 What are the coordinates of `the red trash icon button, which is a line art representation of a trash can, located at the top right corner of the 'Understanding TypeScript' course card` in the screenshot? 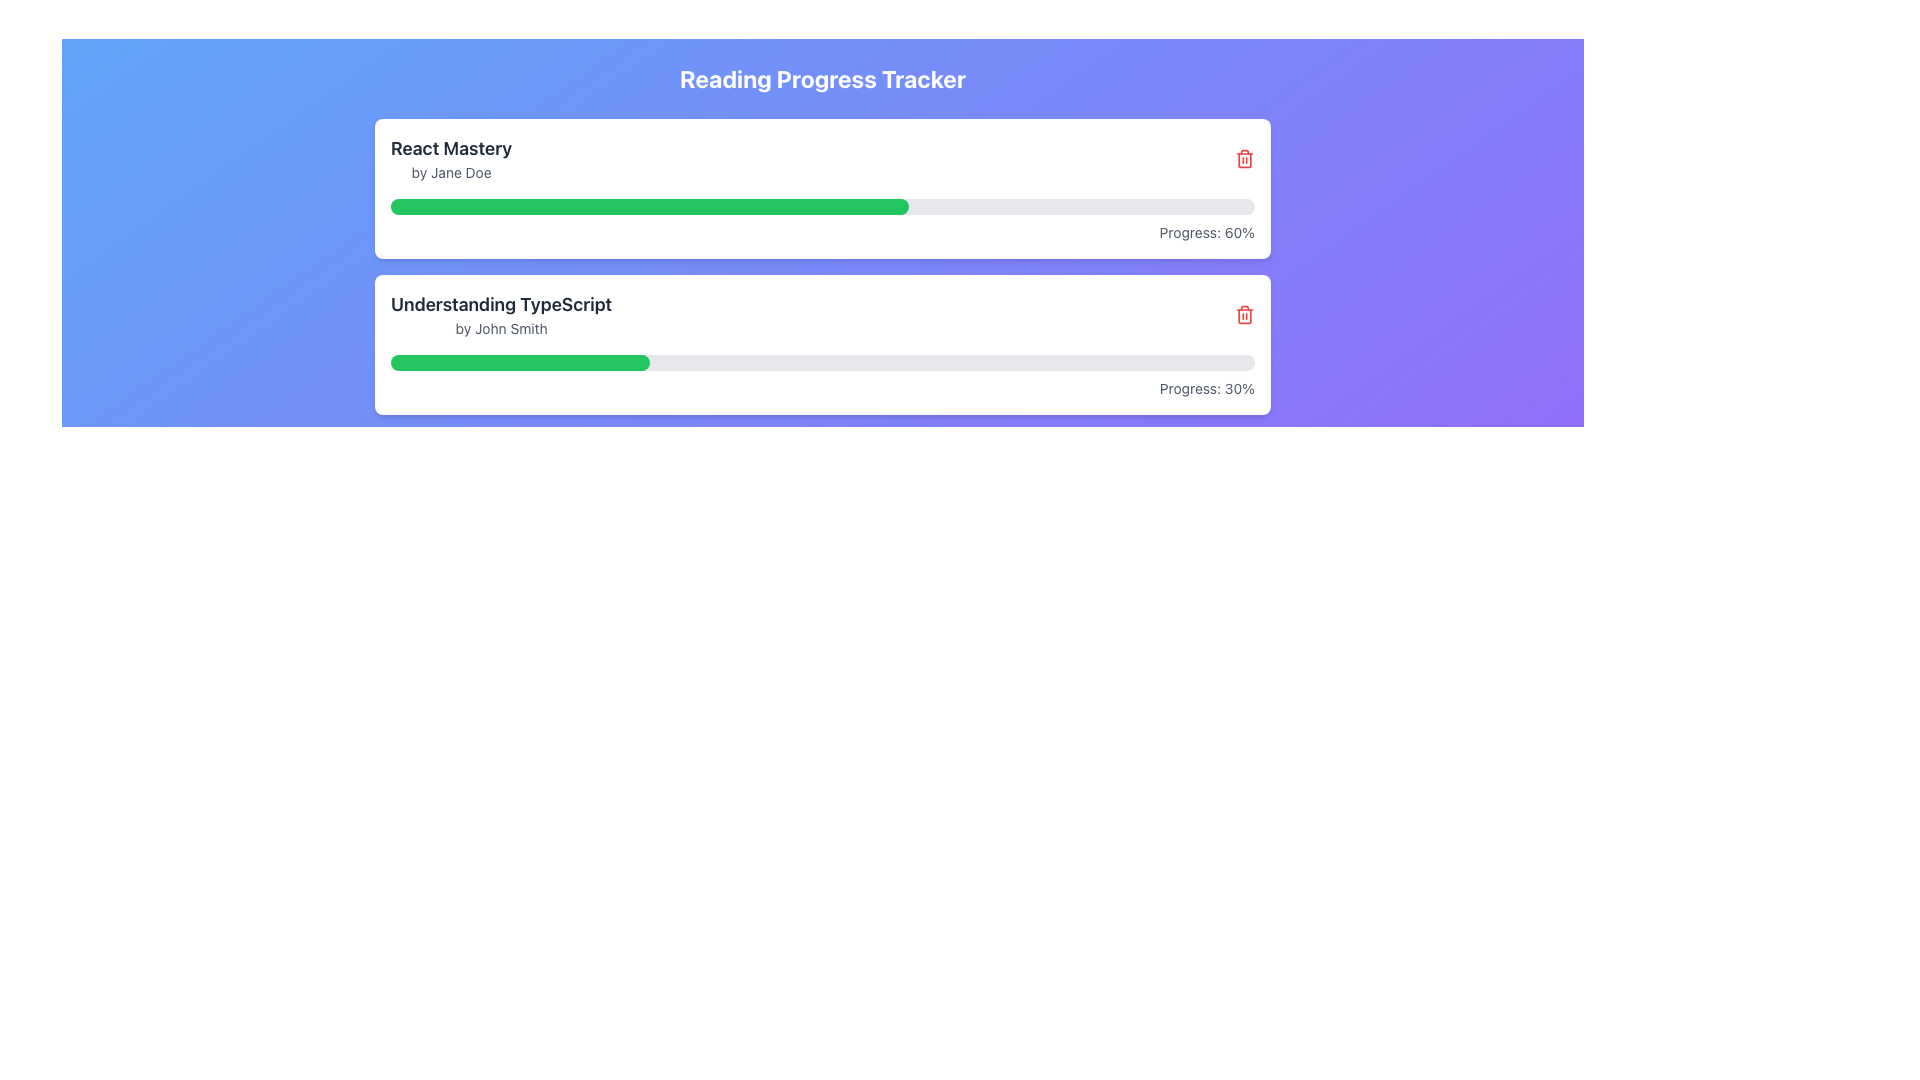 It's located at (1243, 315).